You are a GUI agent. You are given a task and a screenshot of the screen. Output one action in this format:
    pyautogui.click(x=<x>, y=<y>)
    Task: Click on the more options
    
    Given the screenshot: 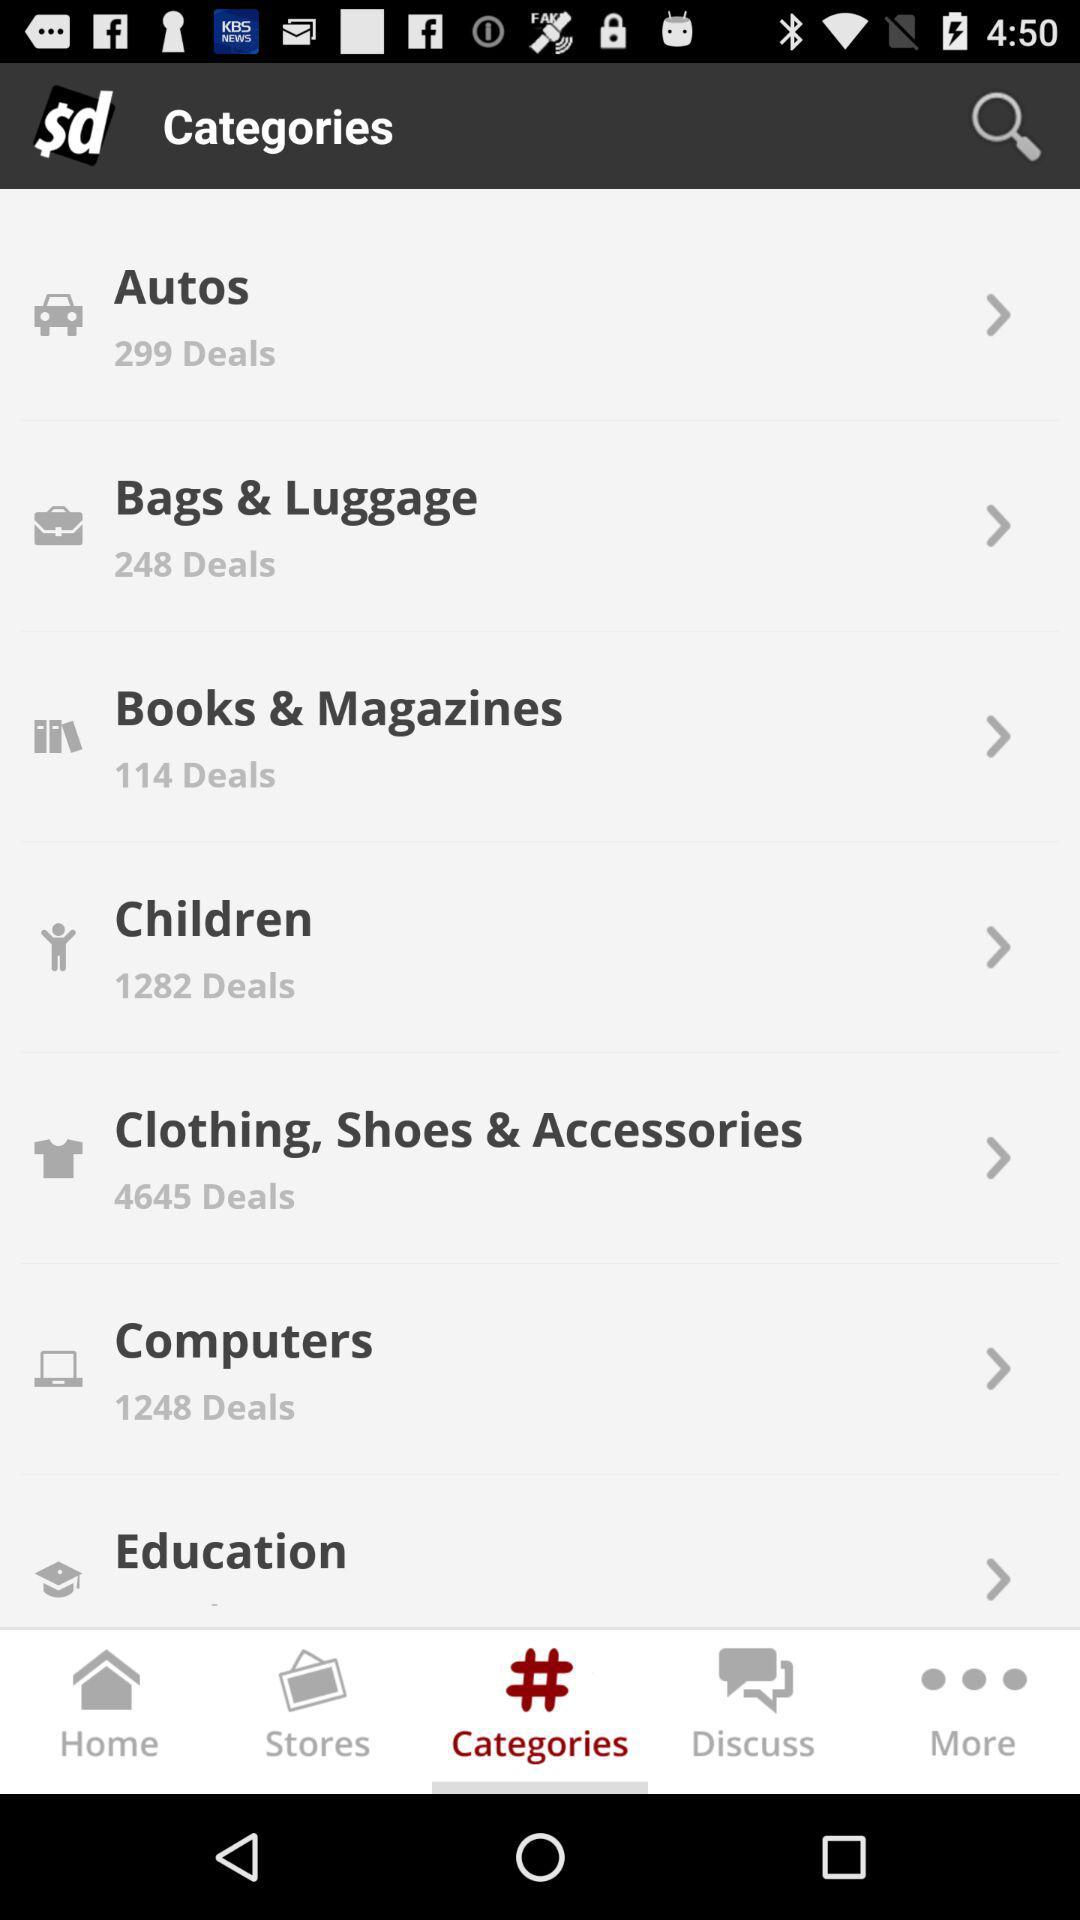 What is the action you would take?
    pyautogui.click(x=970, y=1714)
    